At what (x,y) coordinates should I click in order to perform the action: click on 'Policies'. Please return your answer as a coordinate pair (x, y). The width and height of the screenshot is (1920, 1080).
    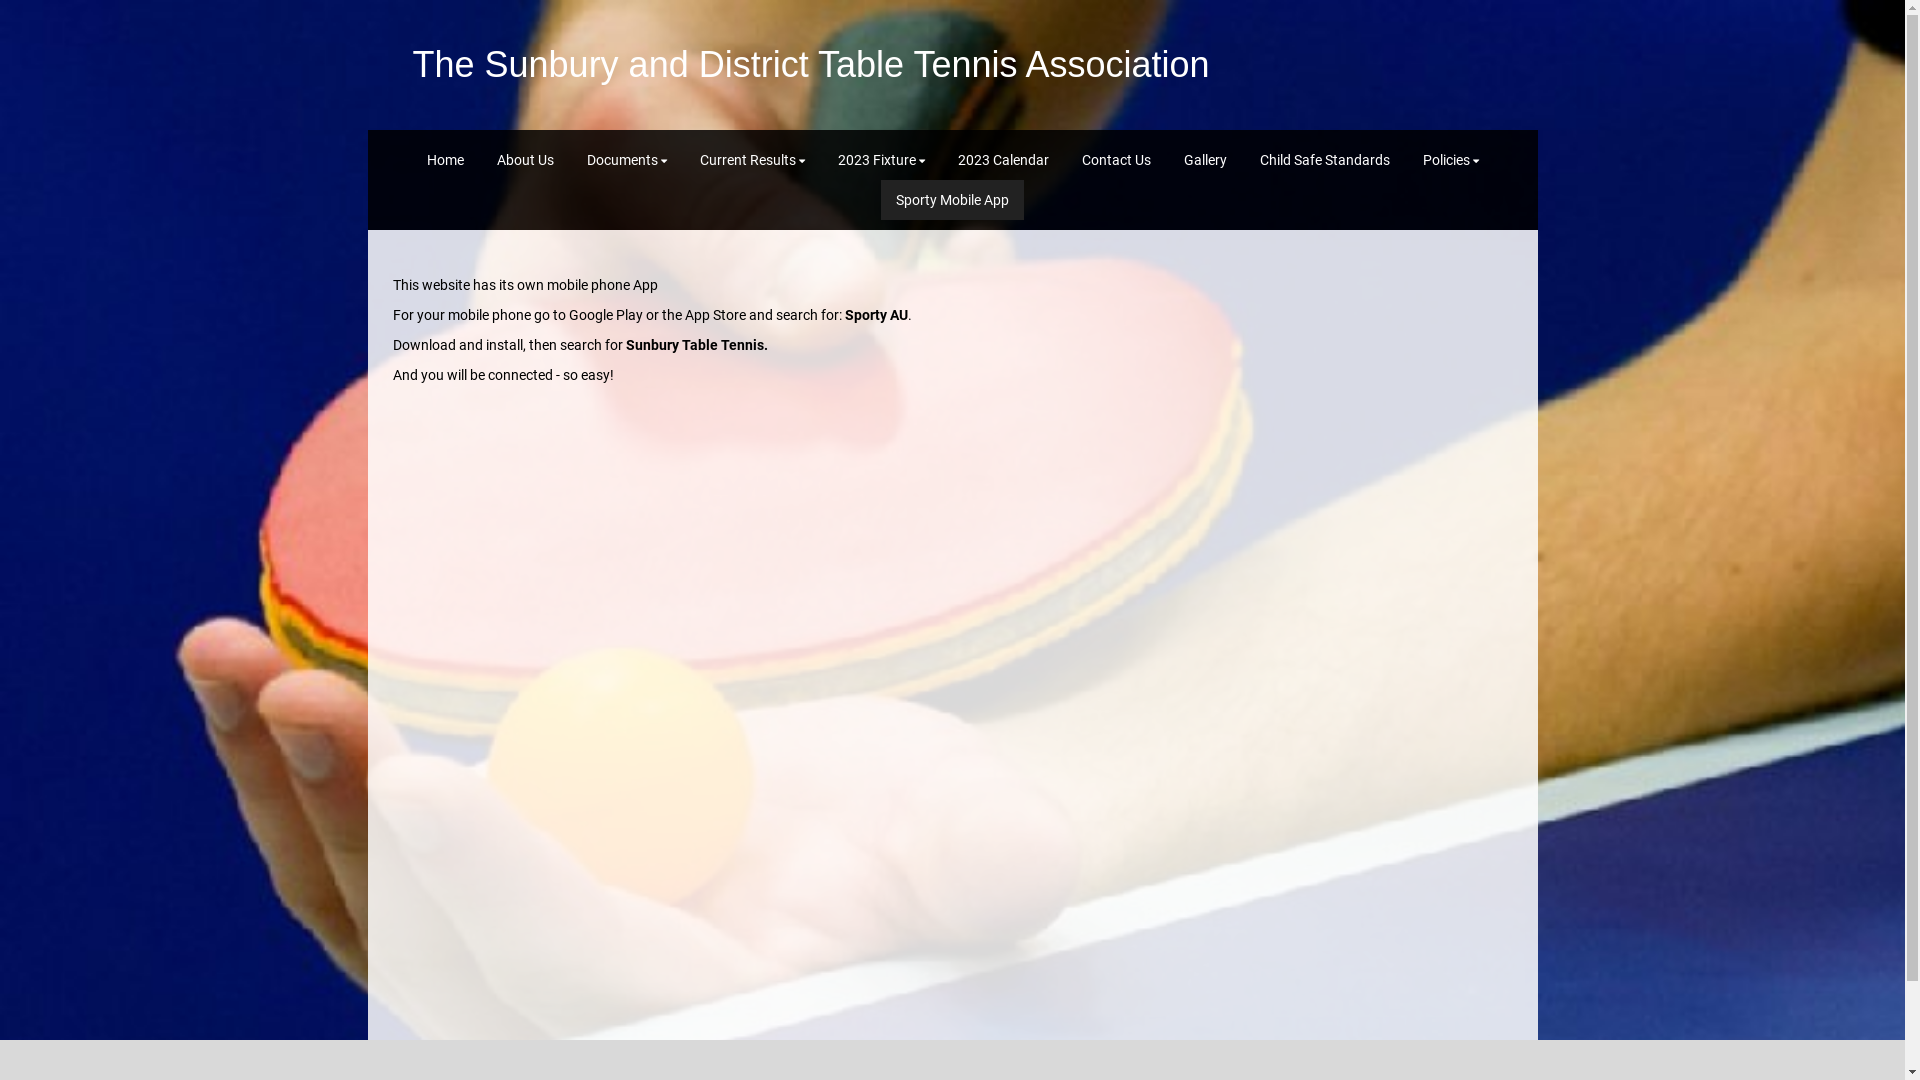
    Looking at the image, I should click on (1450, 158).